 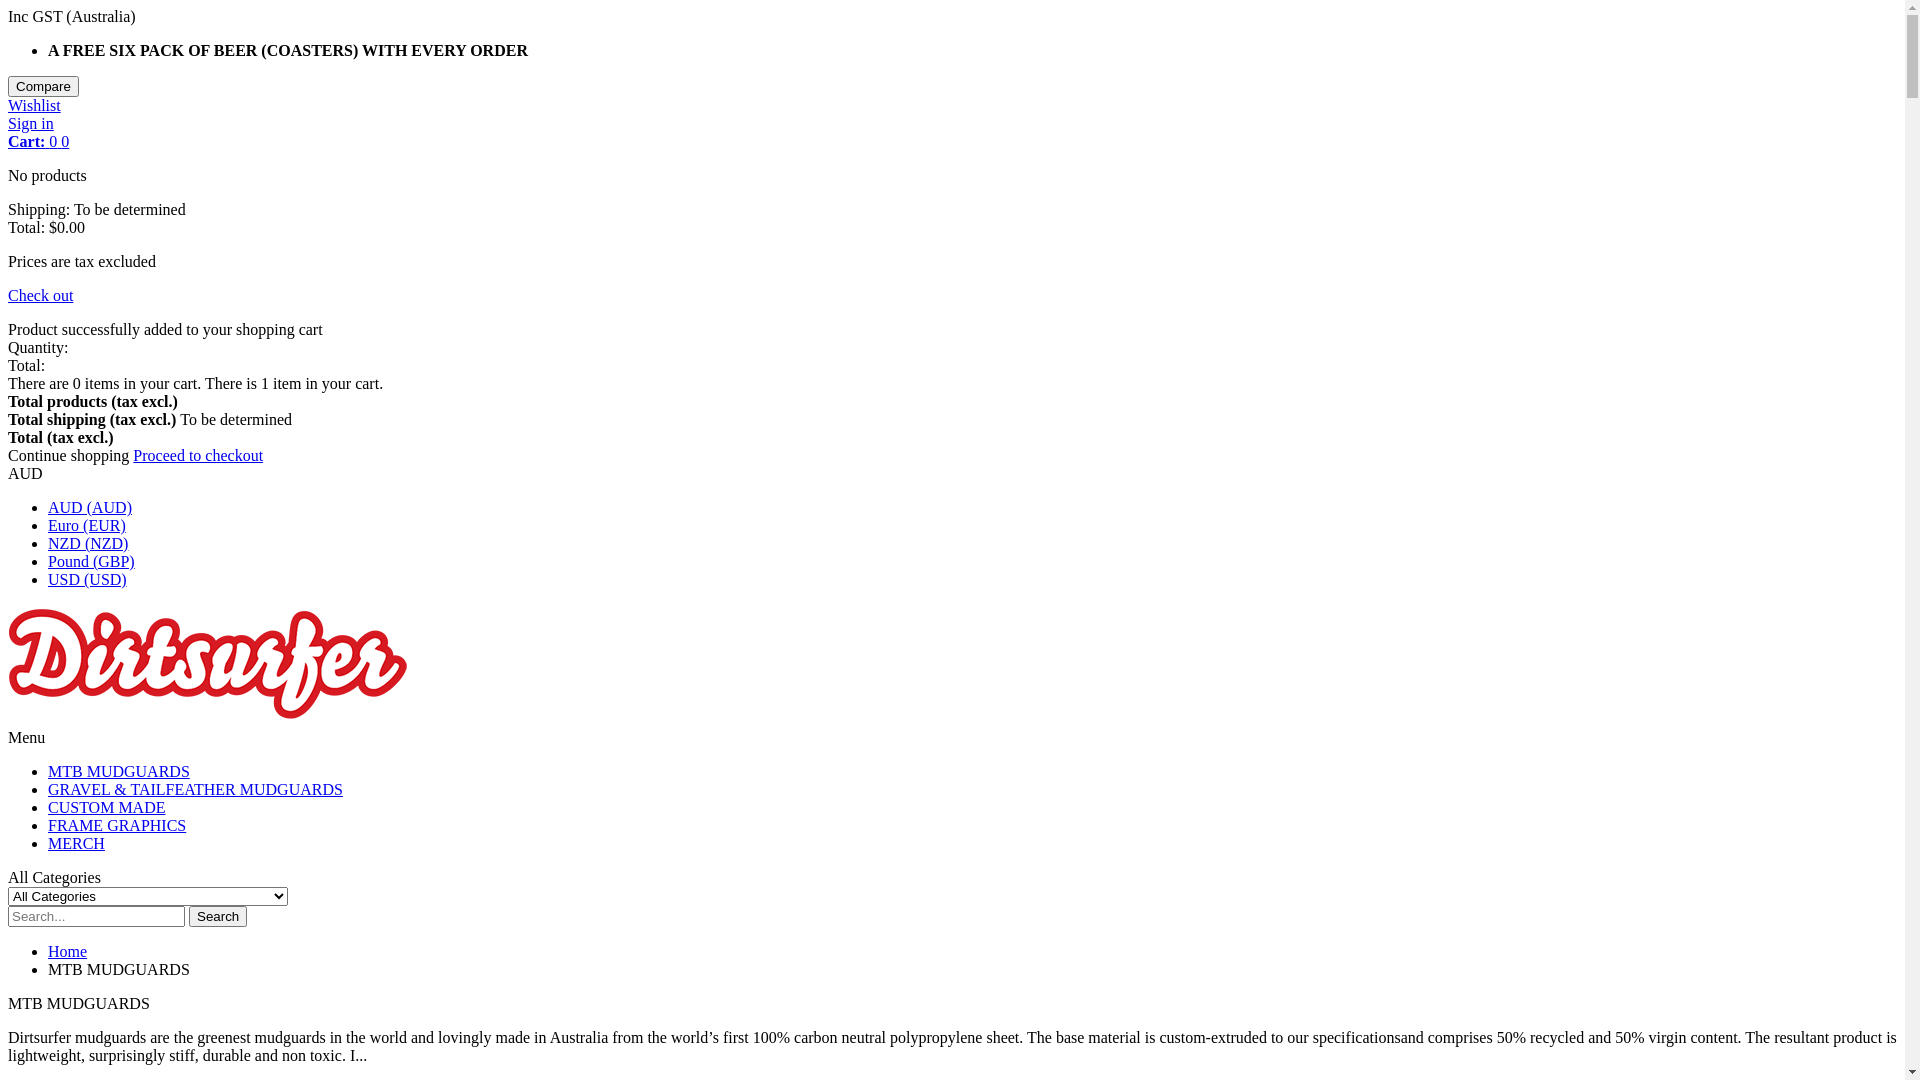 What do you see at coordinates (48, 788) in the screenshot?
I see `'GRAVEL & TAILFEATHER MUDGUARDS'` at bounding box center [48, 788].